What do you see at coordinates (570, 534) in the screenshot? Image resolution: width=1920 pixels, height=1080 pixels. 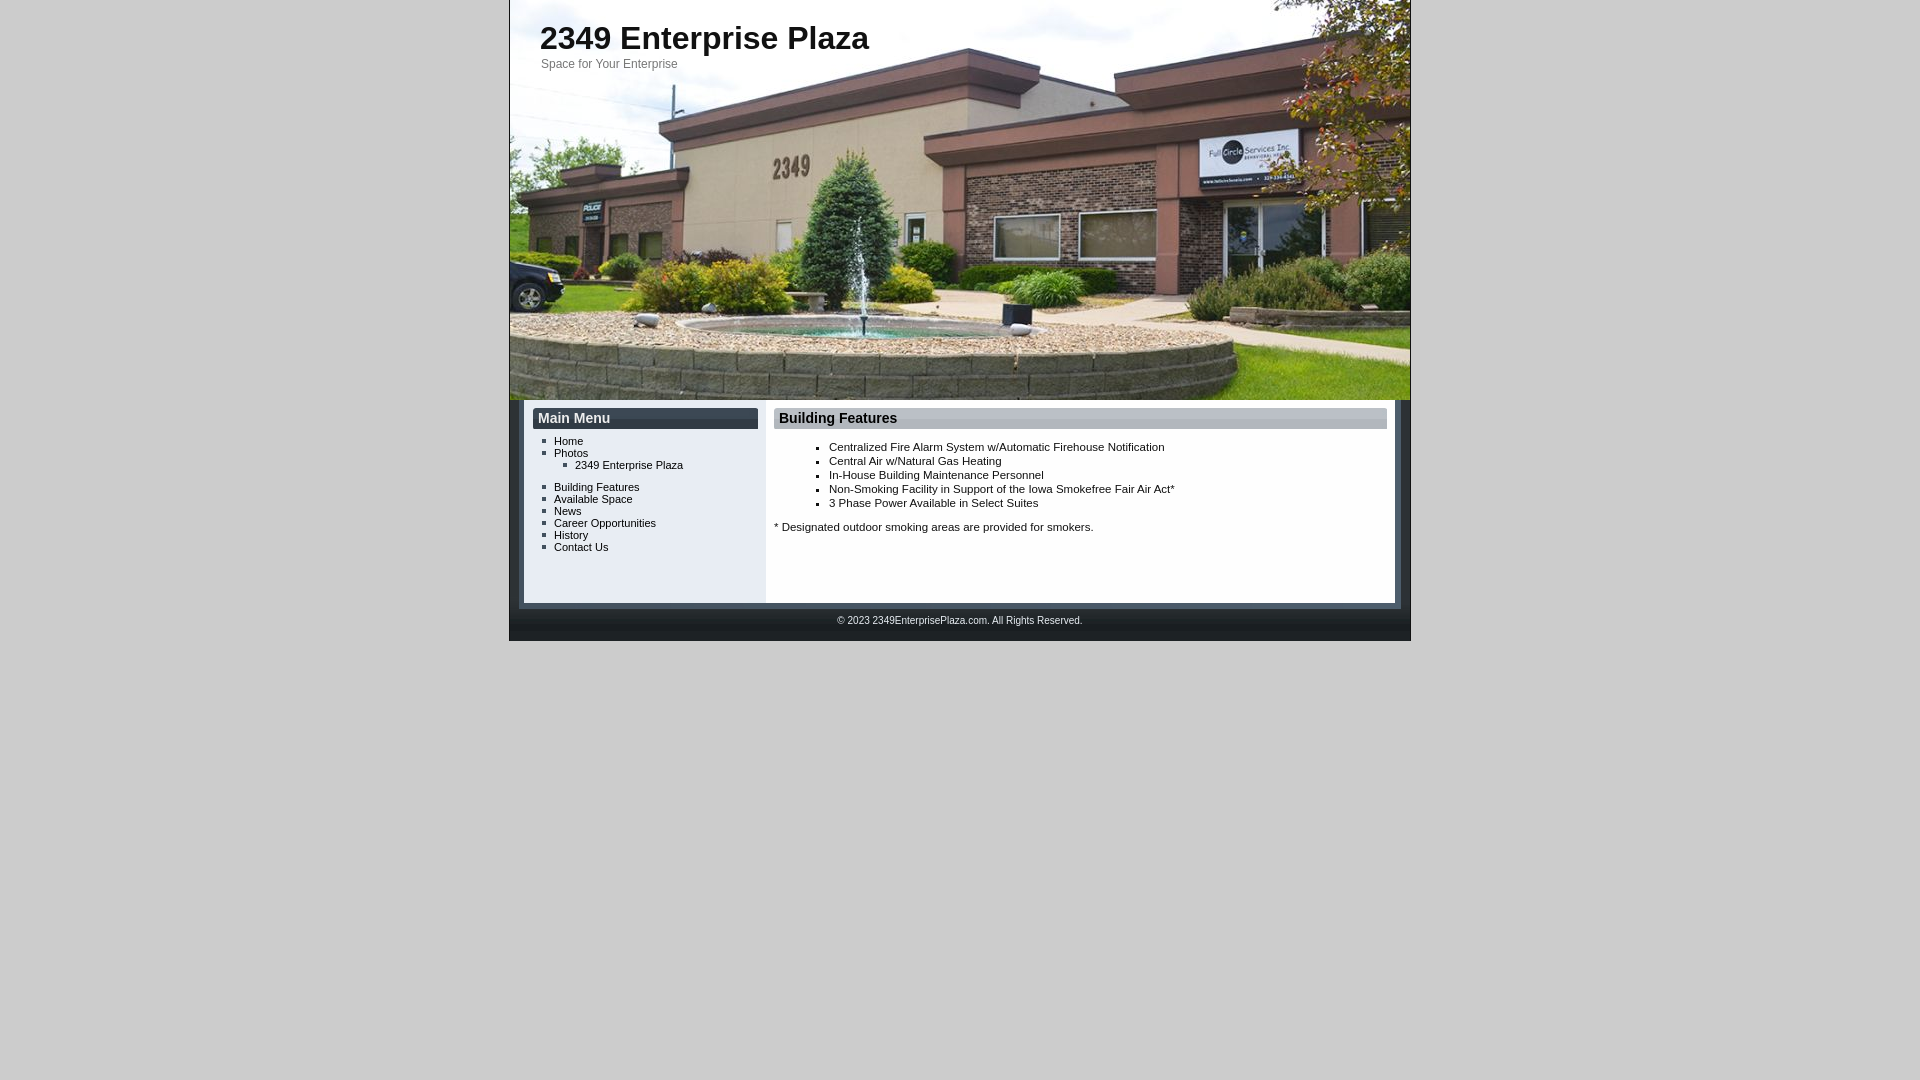 I see `'History'` at bounding box center [570, 534].